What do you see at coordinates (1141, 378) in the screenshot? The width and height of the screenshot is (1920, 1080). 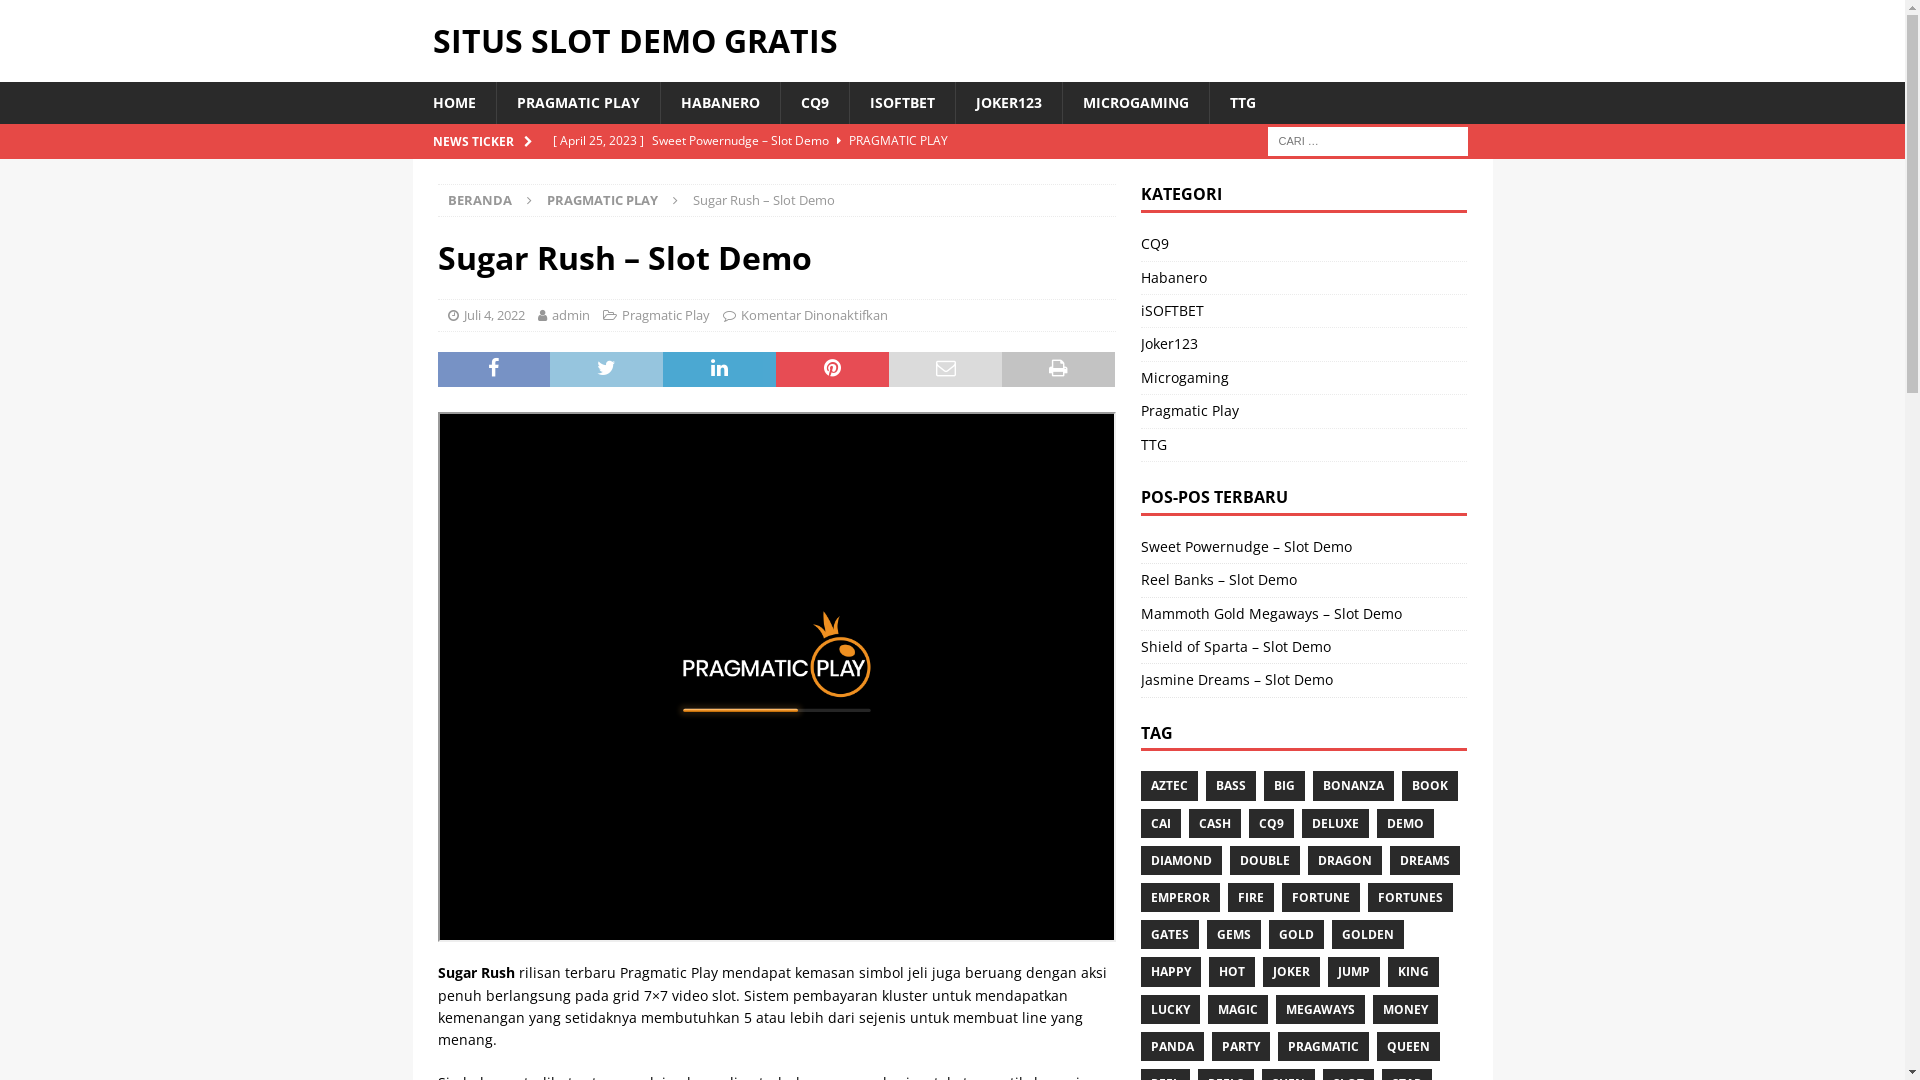 I see `'Microgaming'` at bounding box center [1141, 378].